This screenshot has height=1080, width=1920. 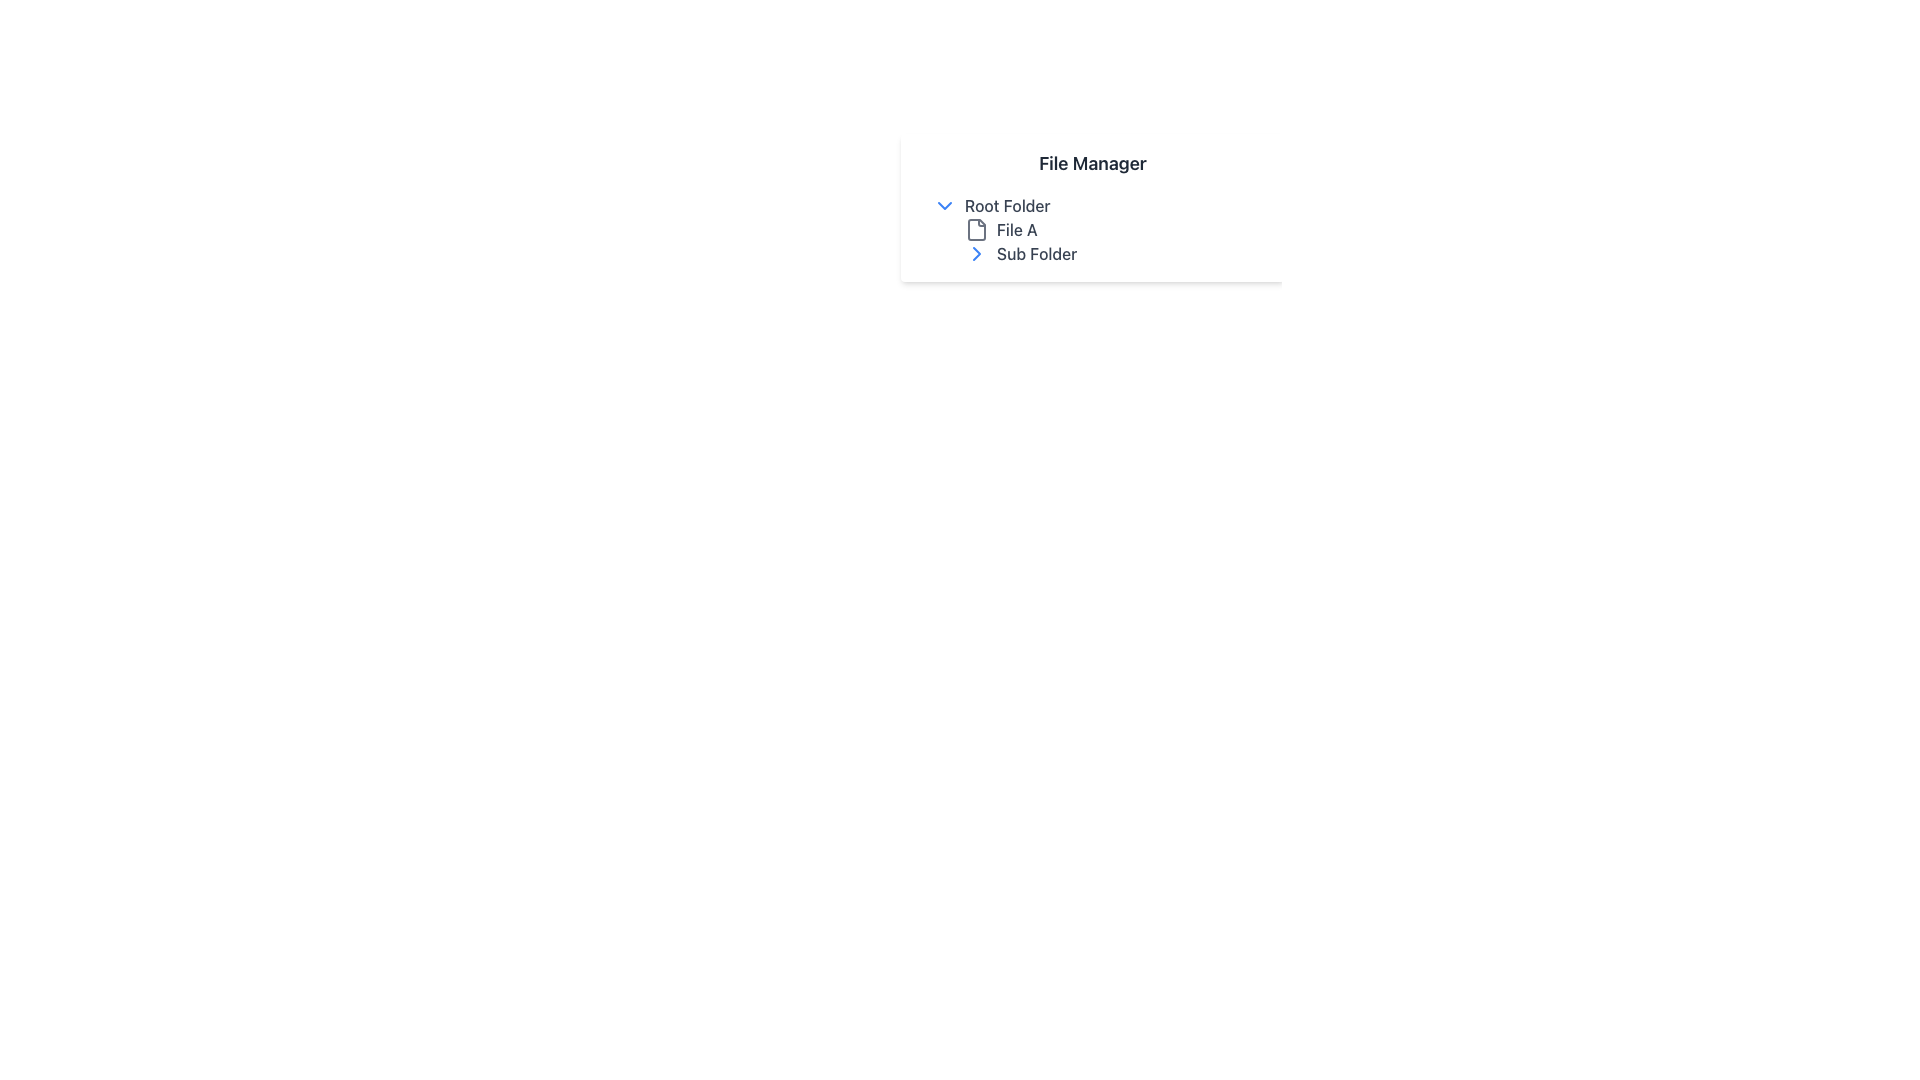 What do you see at coordinates (977, 229) in the screenshot?
I see `the lower part of the document icon for 'File A' in the file manager interface, which visually distinguishes 'File A' as a document` at bounding box center [977, 229].